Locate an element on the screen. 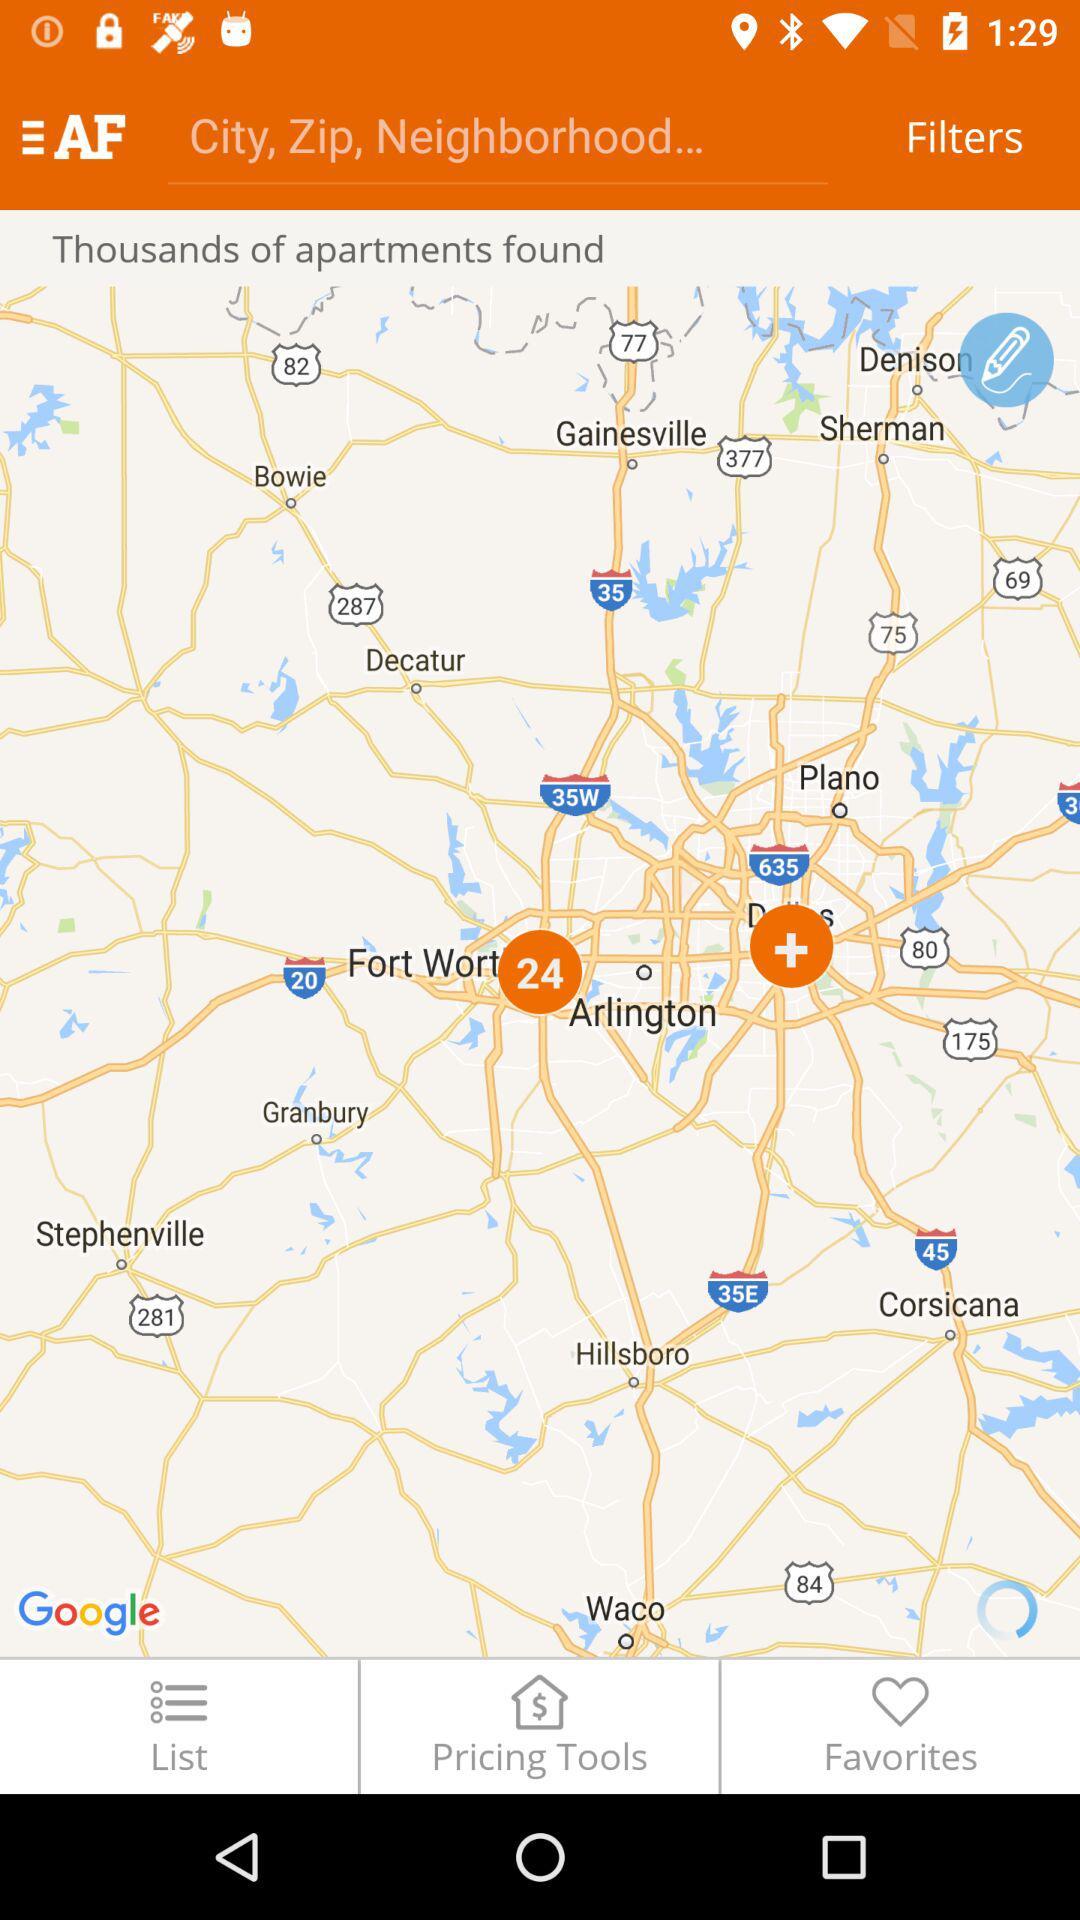 The width and height of the screenshot is (1080, 1920). the item next to the pricing tools is located at coordinates (177, 1725).